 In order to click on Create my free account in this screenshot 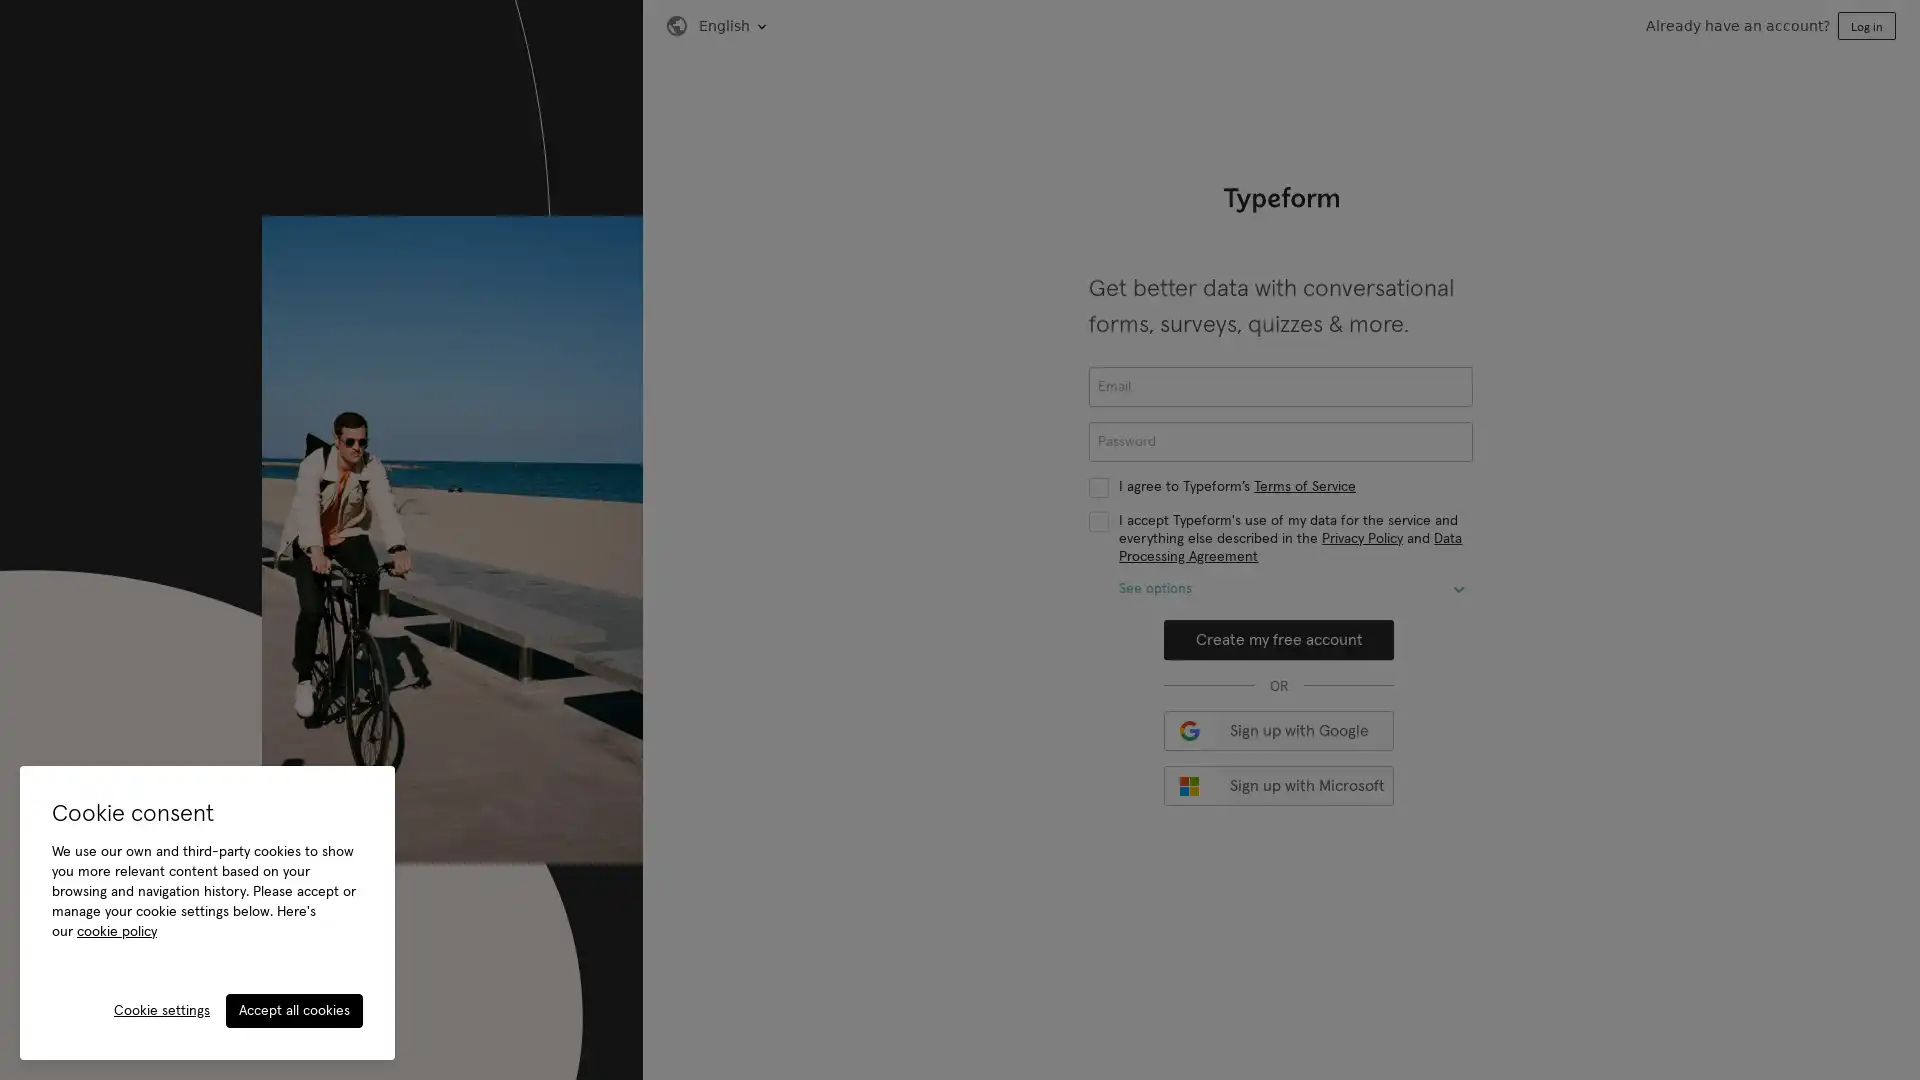, I will do `click(1277, 640)`.